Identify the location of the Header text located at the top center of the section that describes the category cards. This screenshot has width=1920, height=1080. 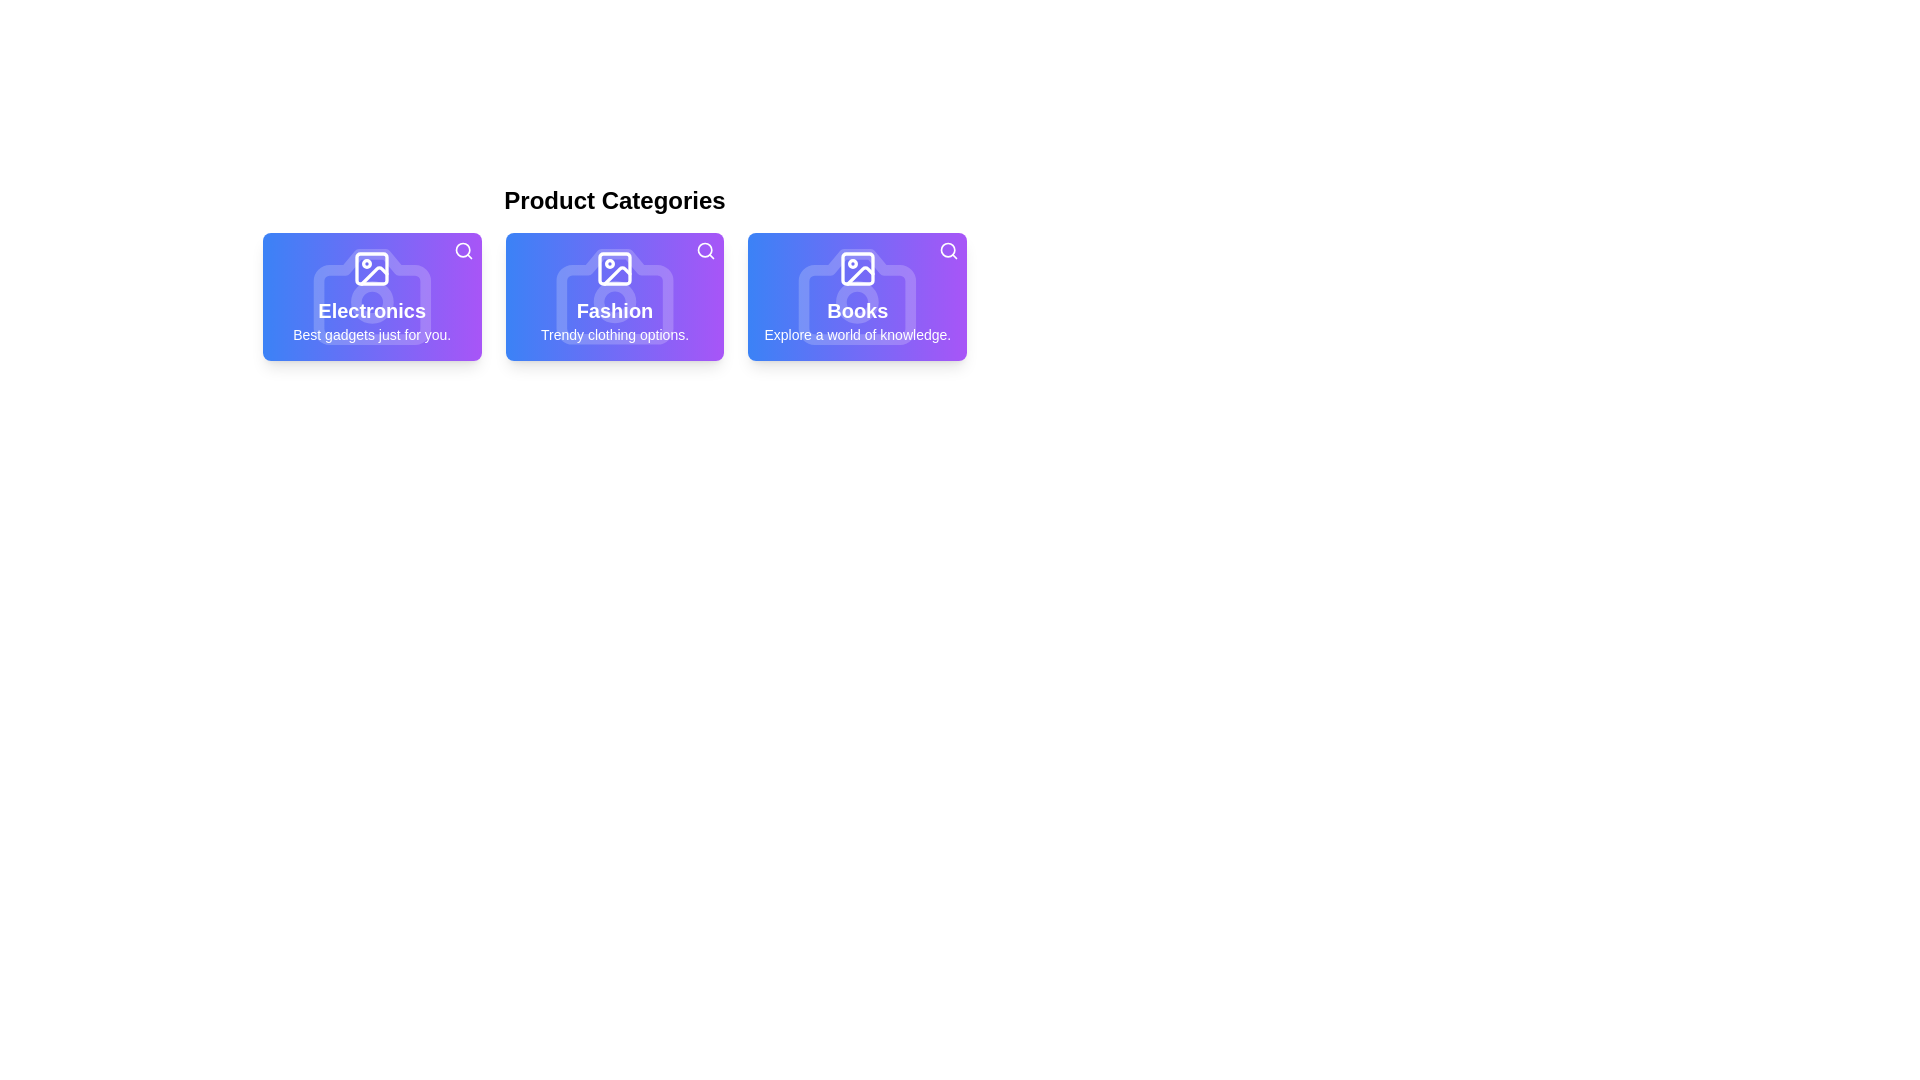
(613, 200).